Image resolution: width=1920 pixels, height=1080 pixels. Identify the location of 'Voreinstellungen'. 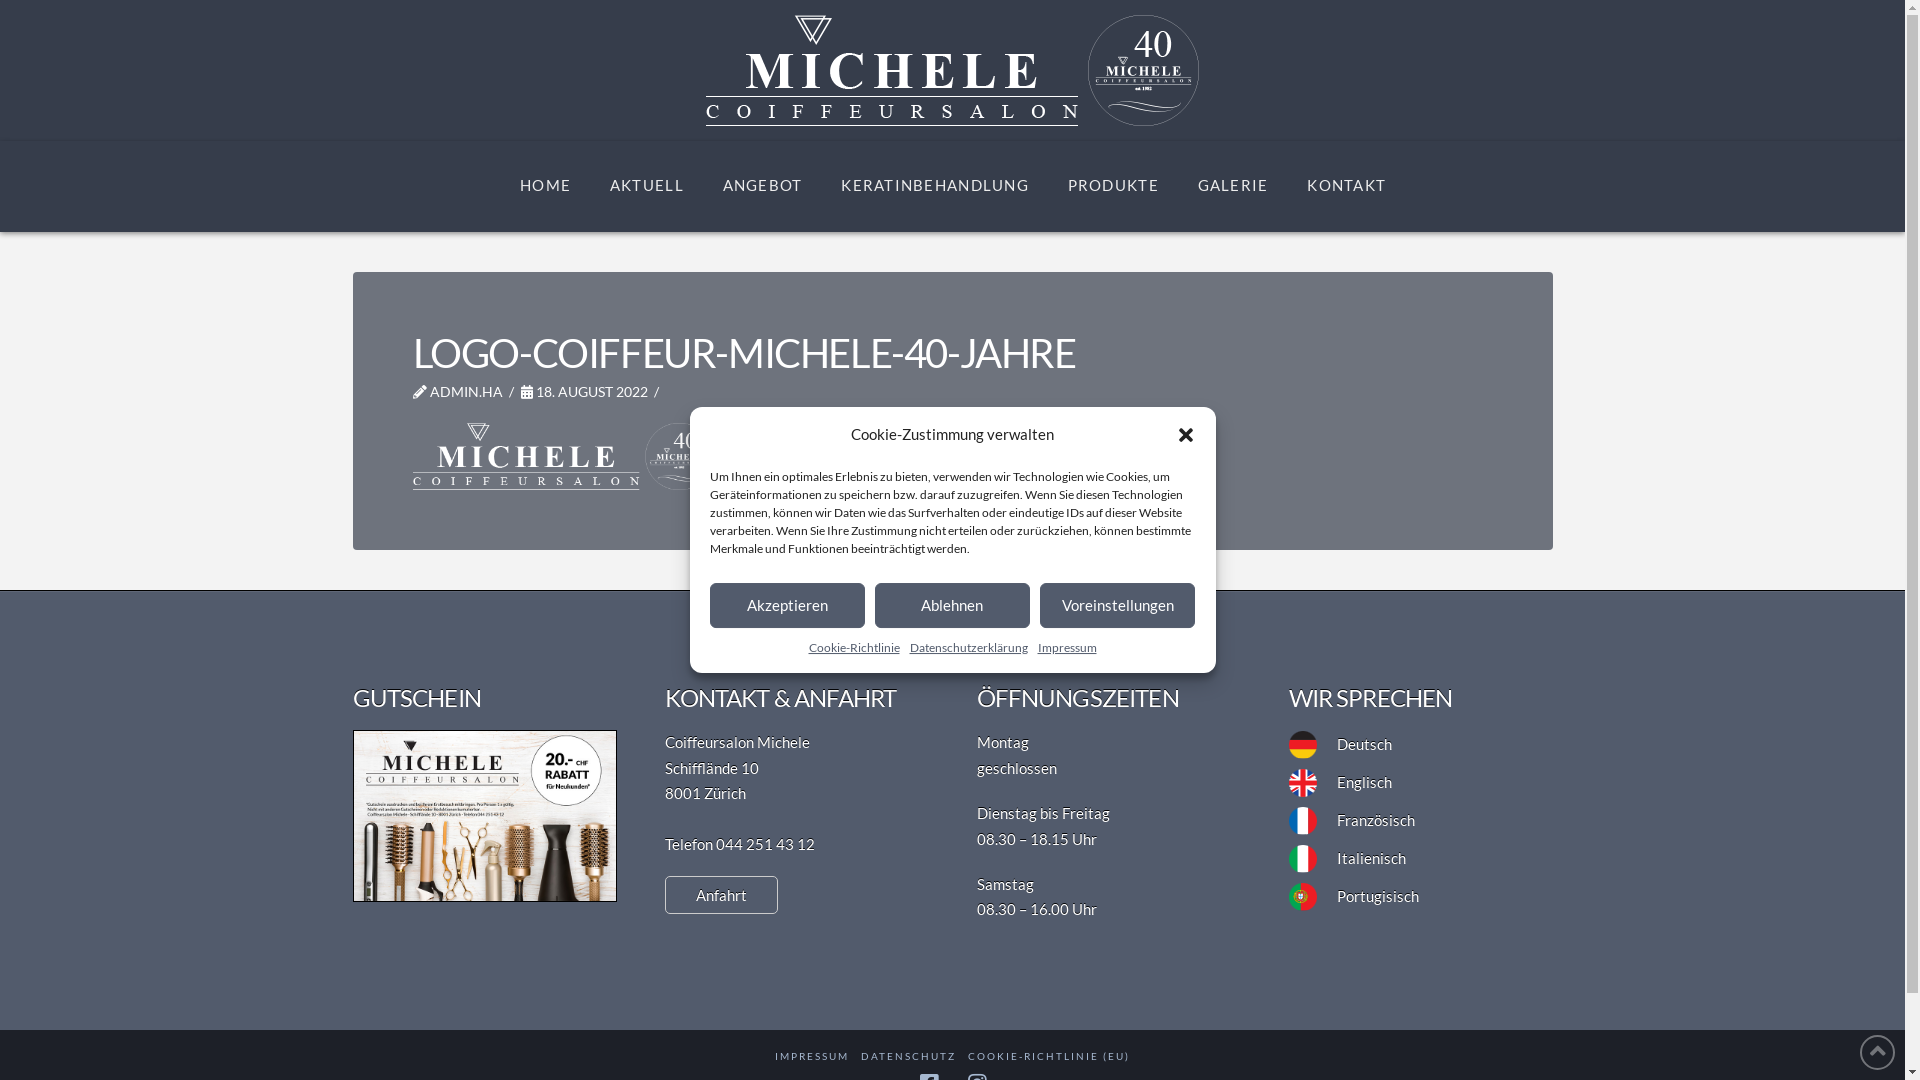
(1116, 604).